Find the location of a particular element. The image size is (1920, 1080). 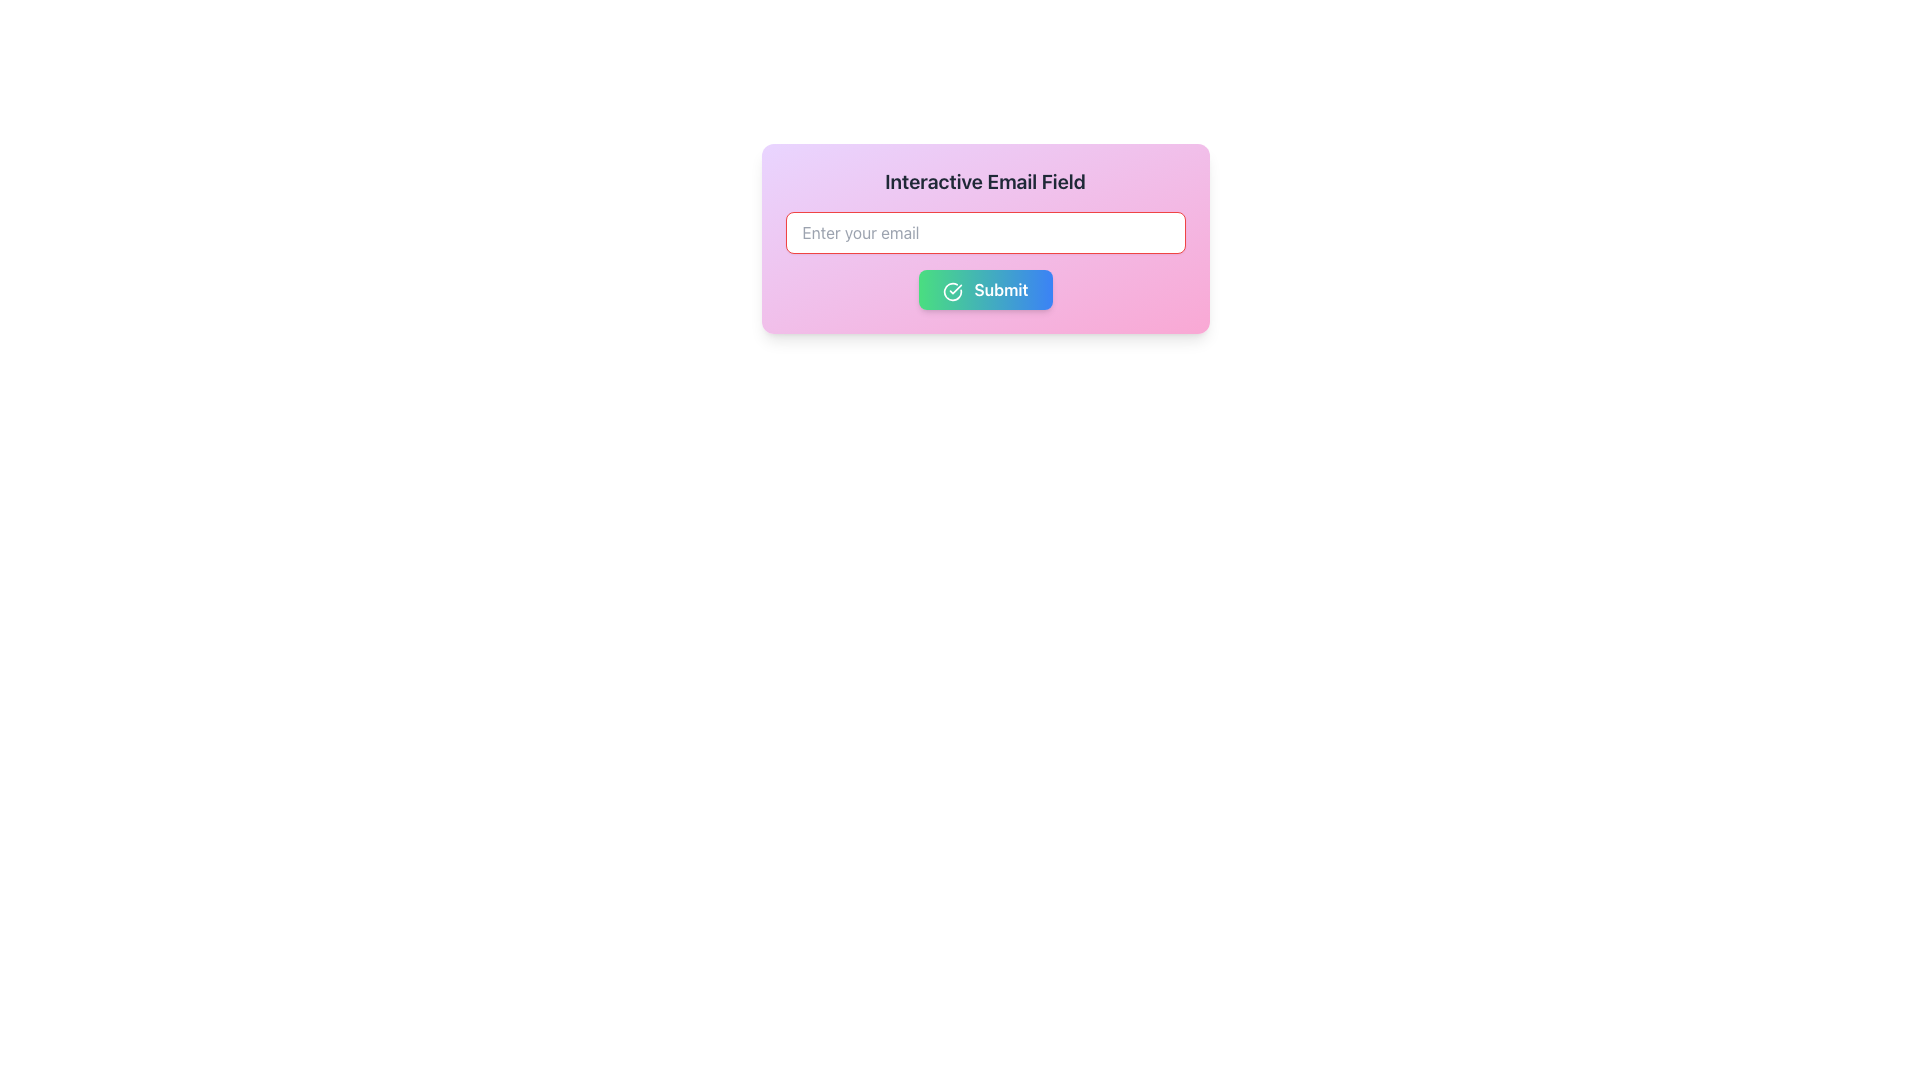

the 'Submit' button which has a gradient background from green to blue and features a white, bold 'Submit' text and a circular checkmark icon on the left is located at coordinates (985, 289).